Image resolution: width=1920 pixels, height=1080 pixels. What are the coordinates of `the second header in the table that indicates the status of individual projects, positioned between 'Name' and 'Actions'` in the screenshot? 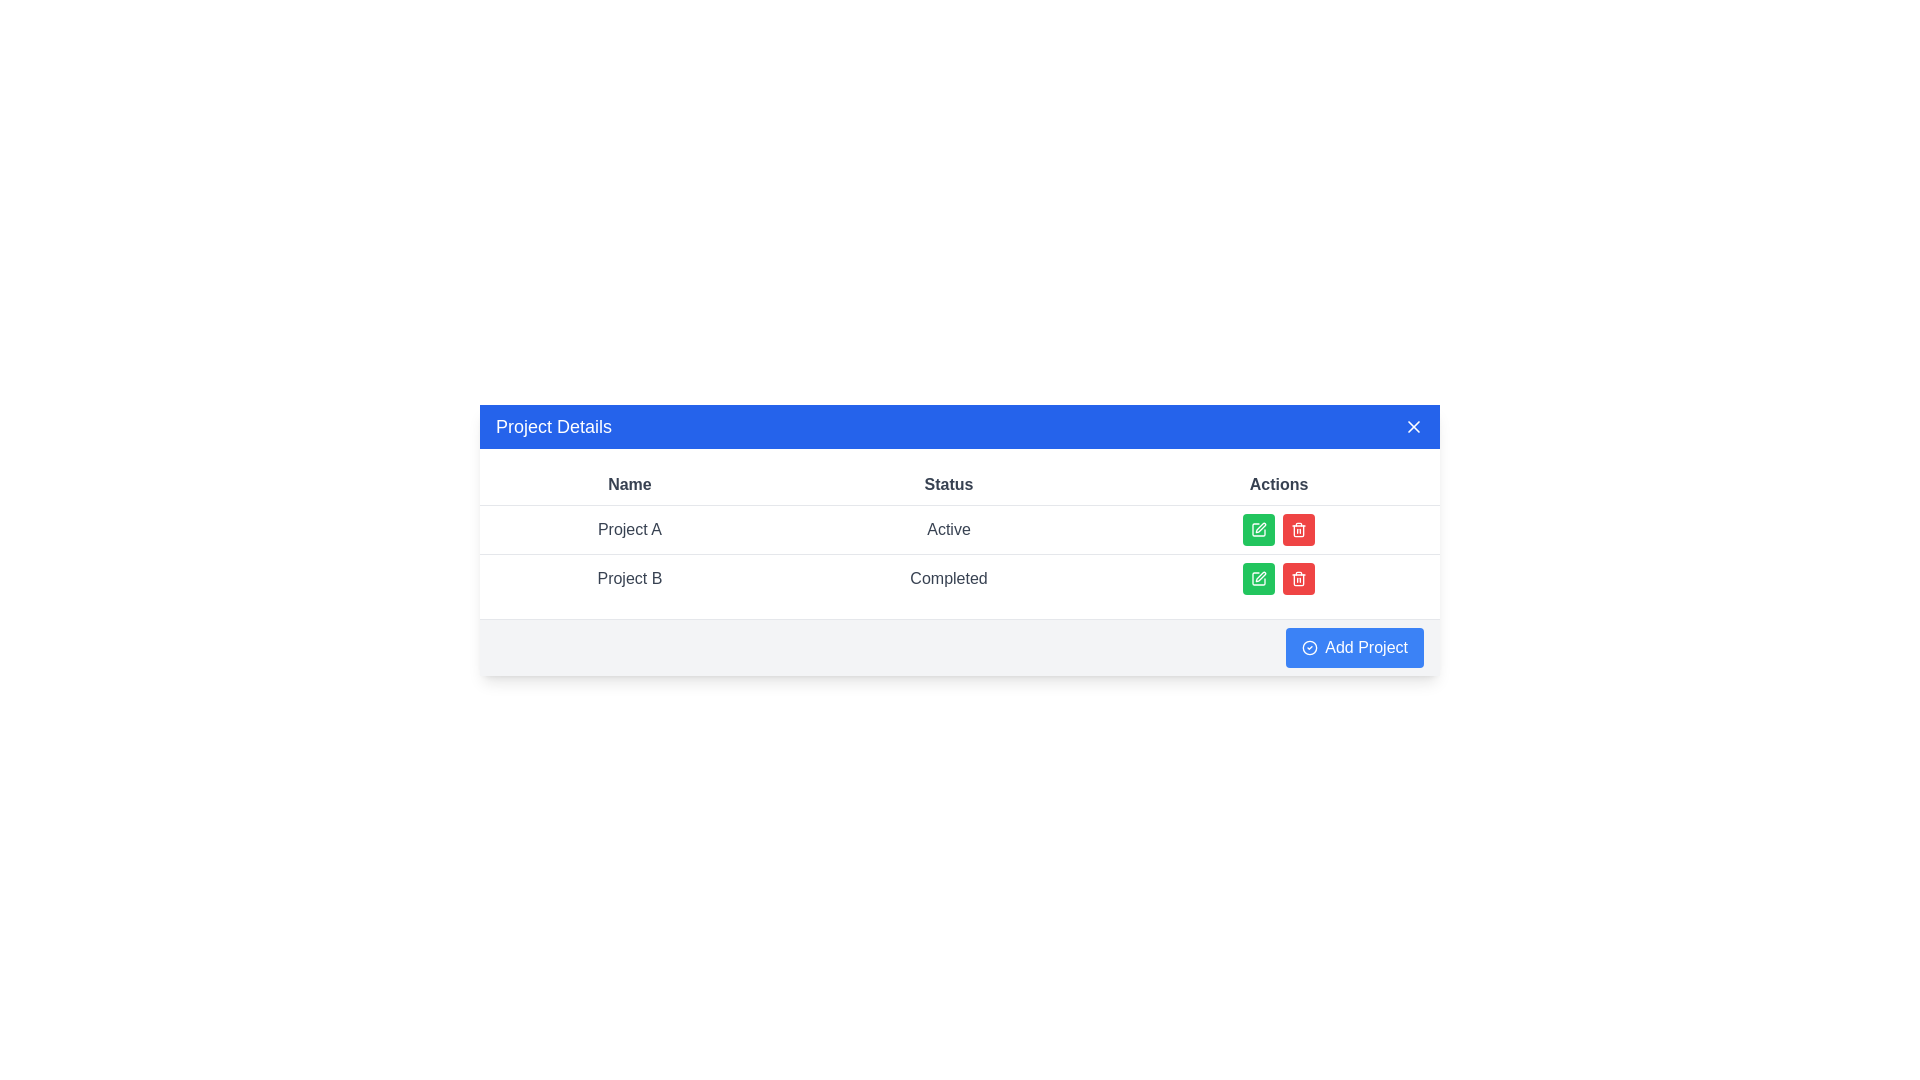 It's located at (948, 484).